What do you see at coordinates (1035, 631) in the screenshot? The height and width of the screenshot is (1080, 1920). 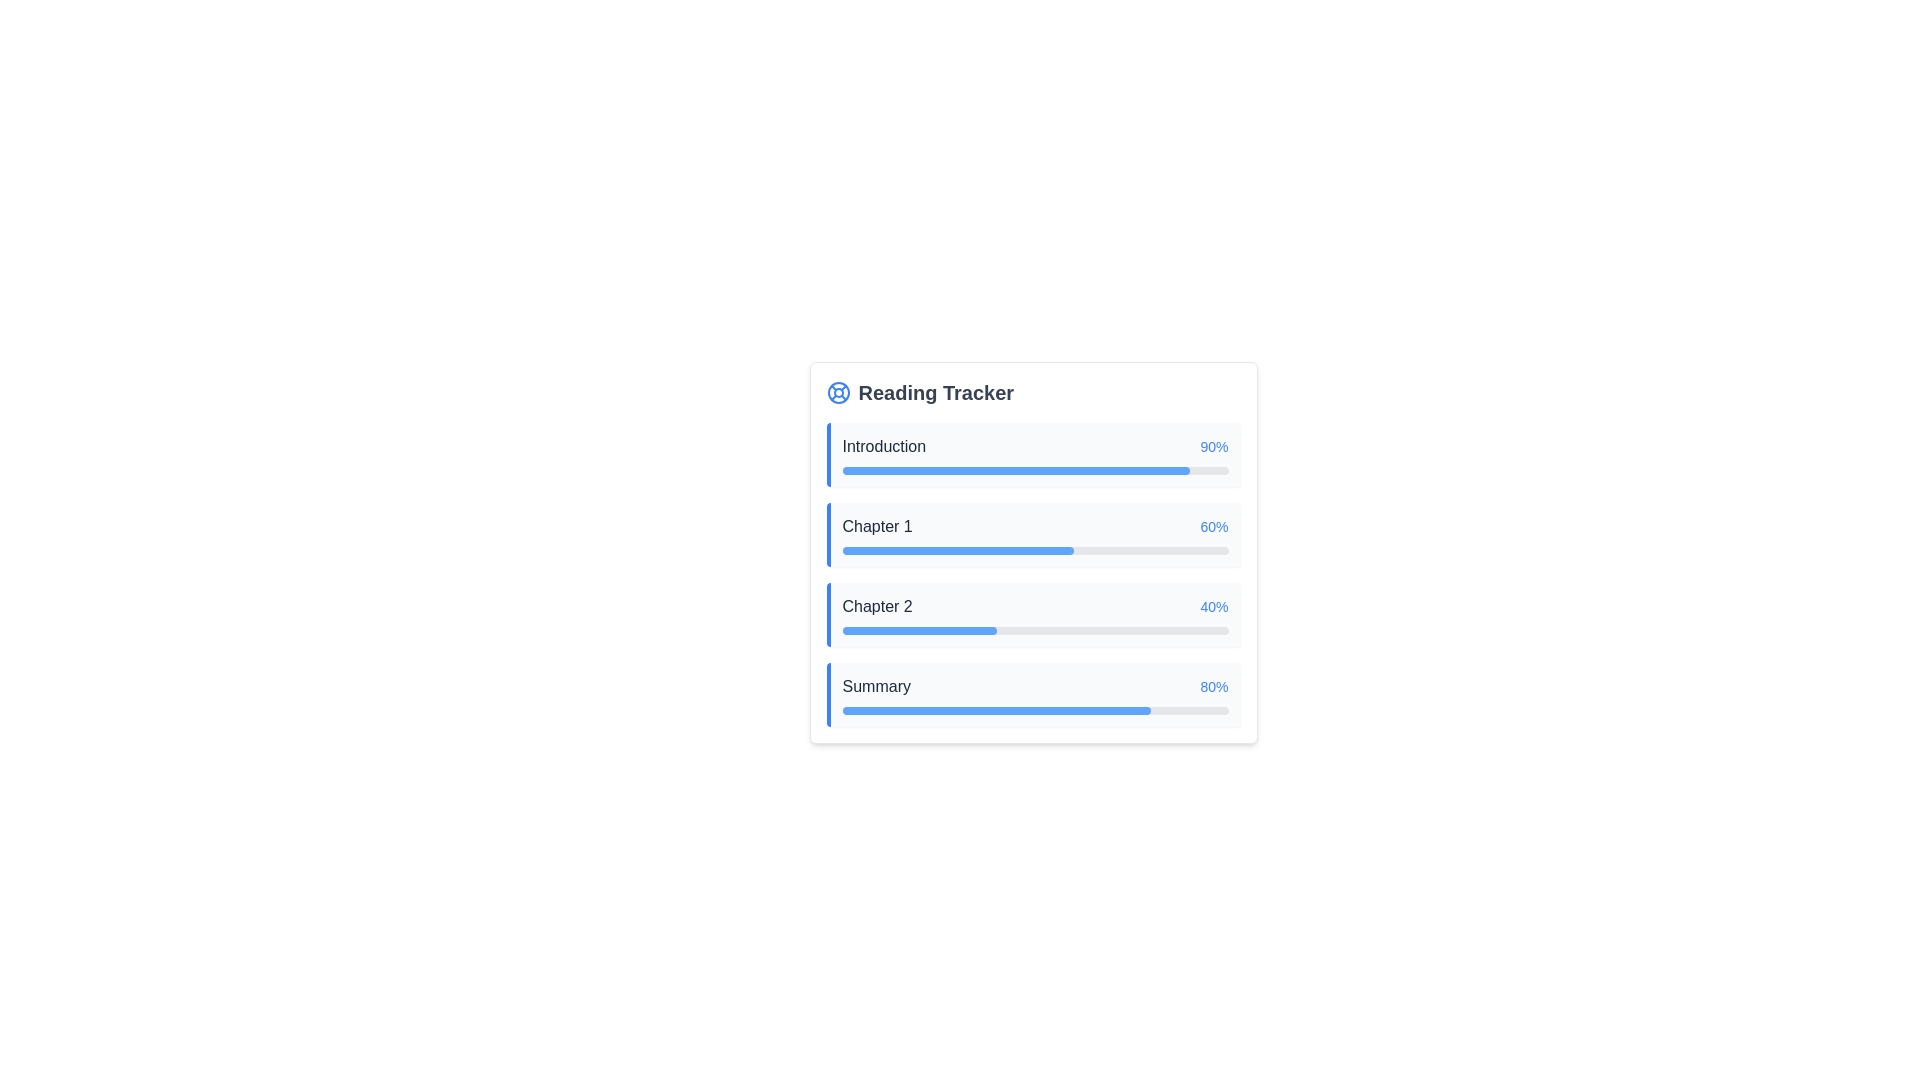 I see `the progress bar representing 40% for 'Chapter 2' in the 'Reading Tracker' panel` at bounding box center [1035, 631].